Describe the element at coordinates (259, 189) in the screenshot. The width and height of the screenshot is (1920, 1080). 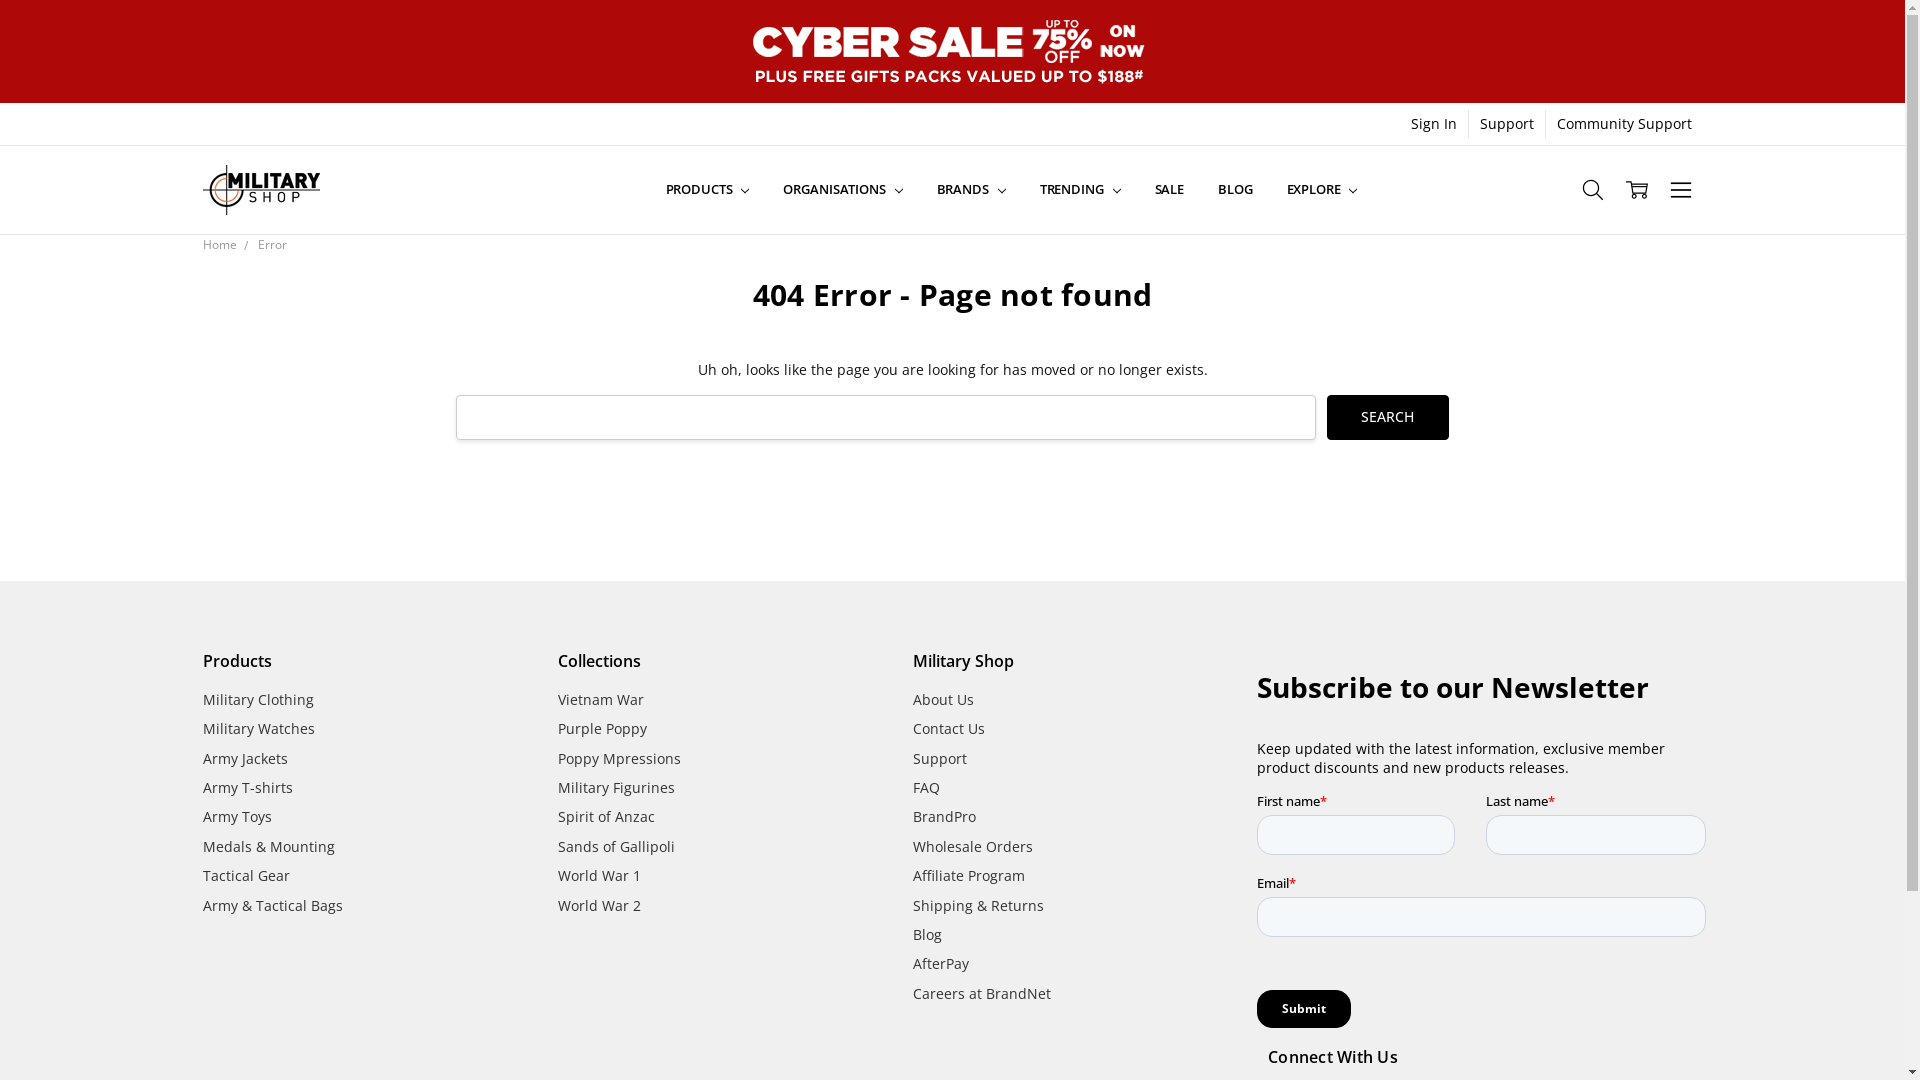
I see `'Military Shop'` at that location.